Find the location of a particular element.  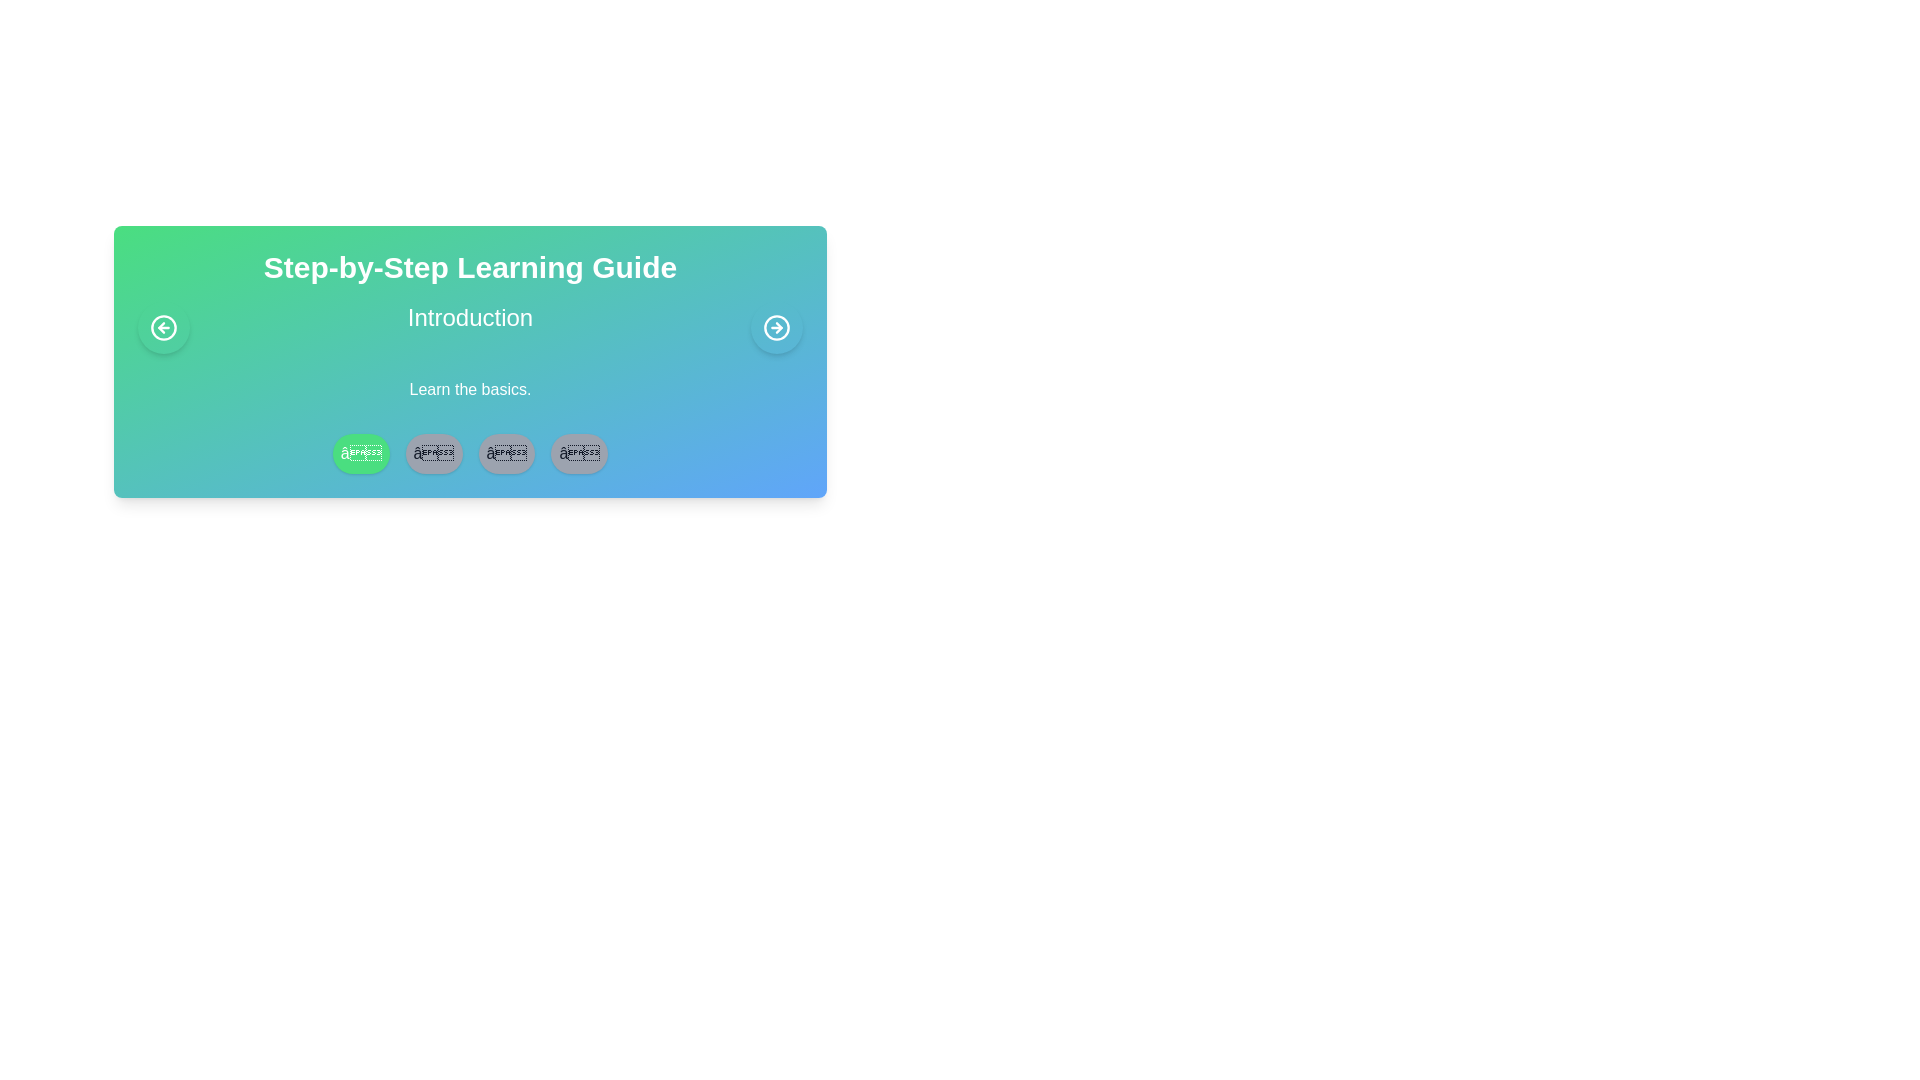

the interactive circular indicators located at the bottom of the 'Step-by-Step Learning Guide' informational panel is located at coordinates (469, 362).